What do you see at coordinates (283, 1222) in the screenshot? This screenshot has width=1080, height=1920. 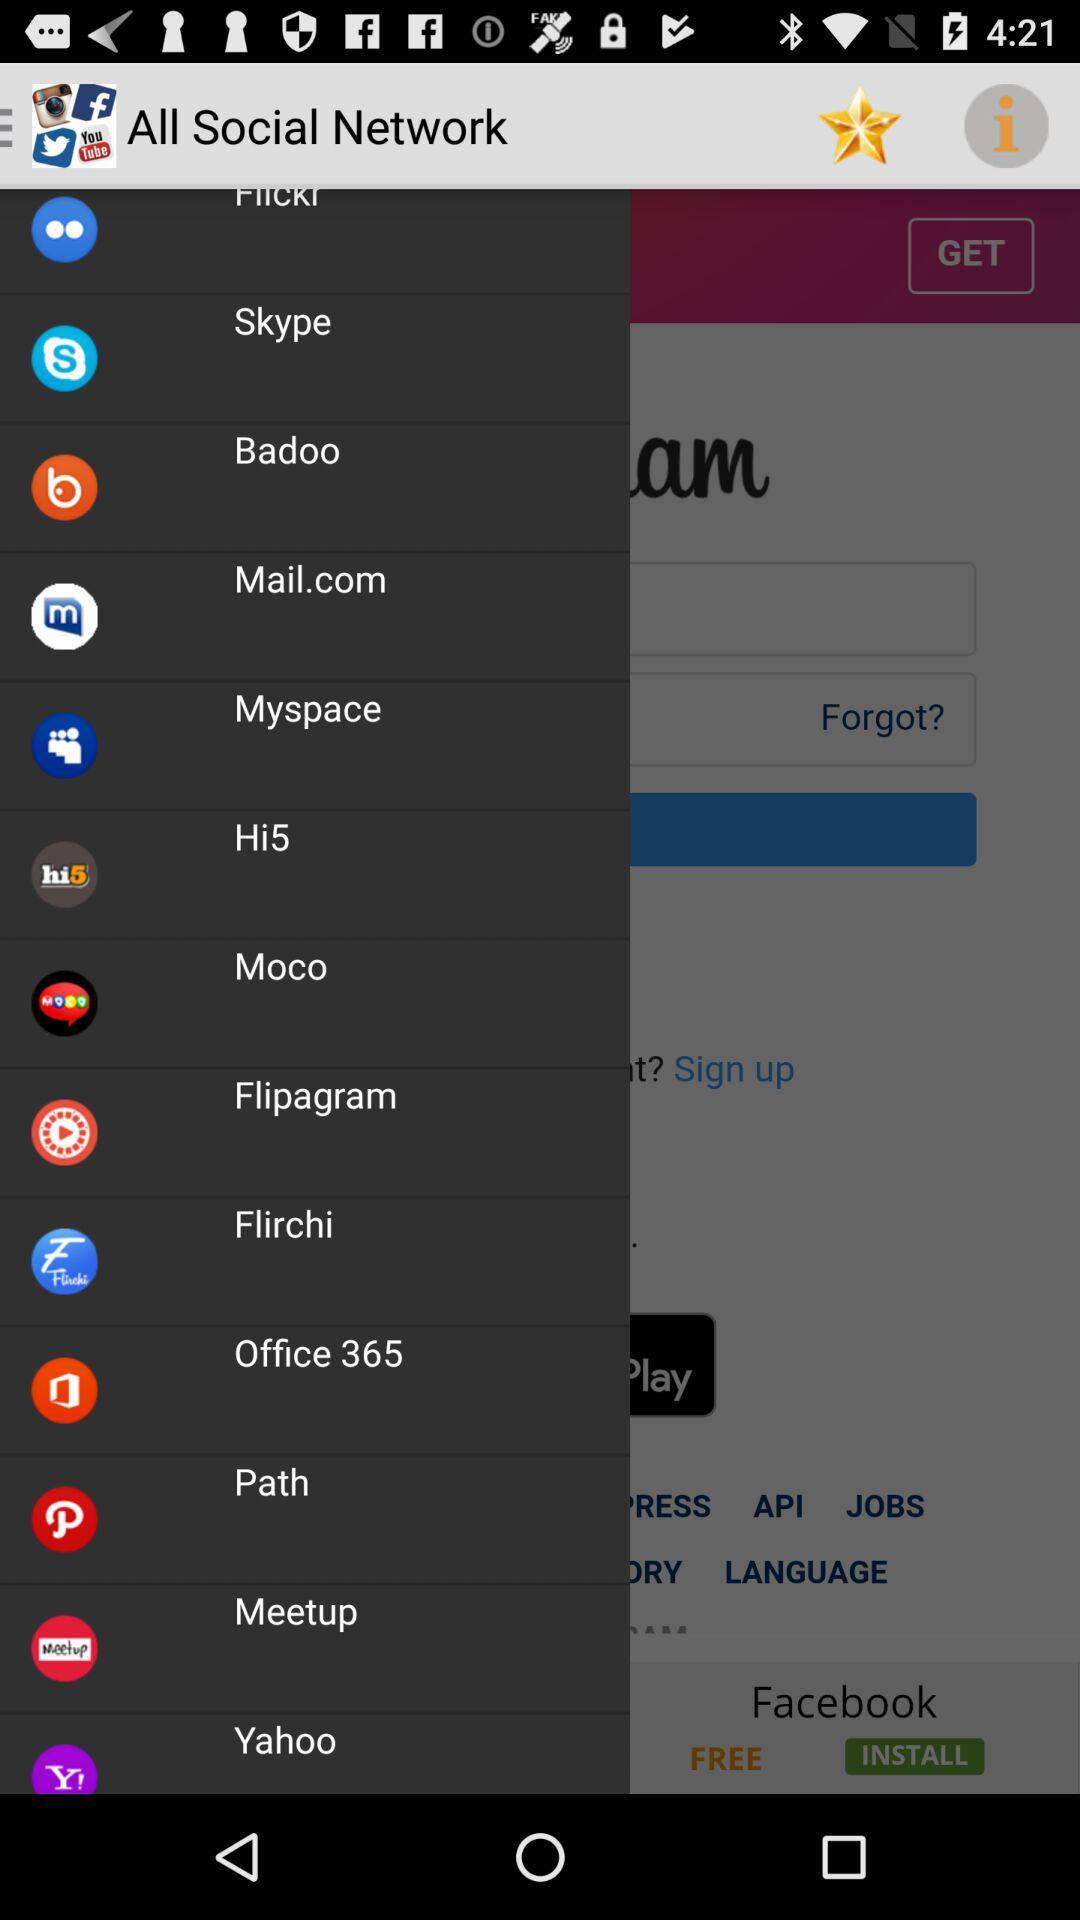 I see `item below flipagram item` at bounding box center [283, 1222].